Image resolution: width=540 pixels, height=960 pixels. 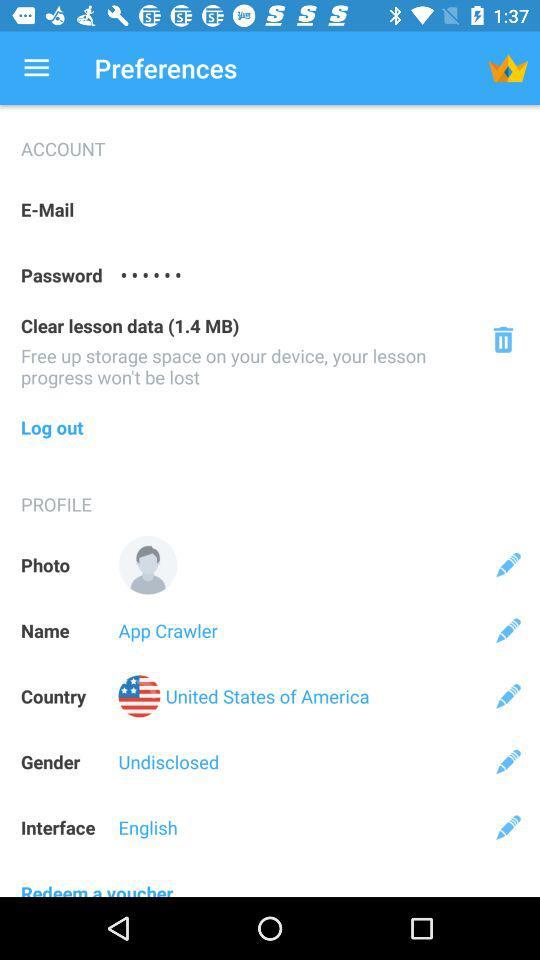 What do you see at coordinates (508, 827) in the screenshot?
I see `interface language` at bounding box center [508, 827].